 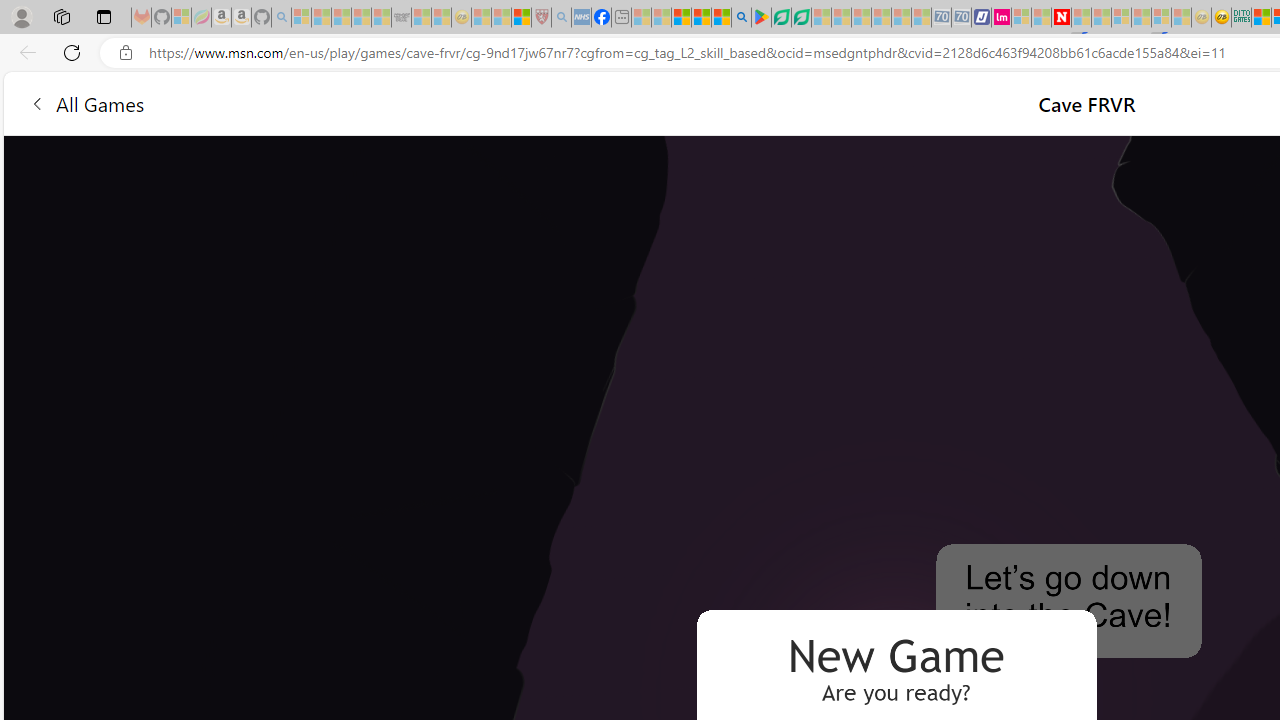 What do you see at coordinates (940, 17) in the screenshot?
I see `'Cheap Car Rentals - Save70.com - Sleeping'` at bounding box center [940, 17].